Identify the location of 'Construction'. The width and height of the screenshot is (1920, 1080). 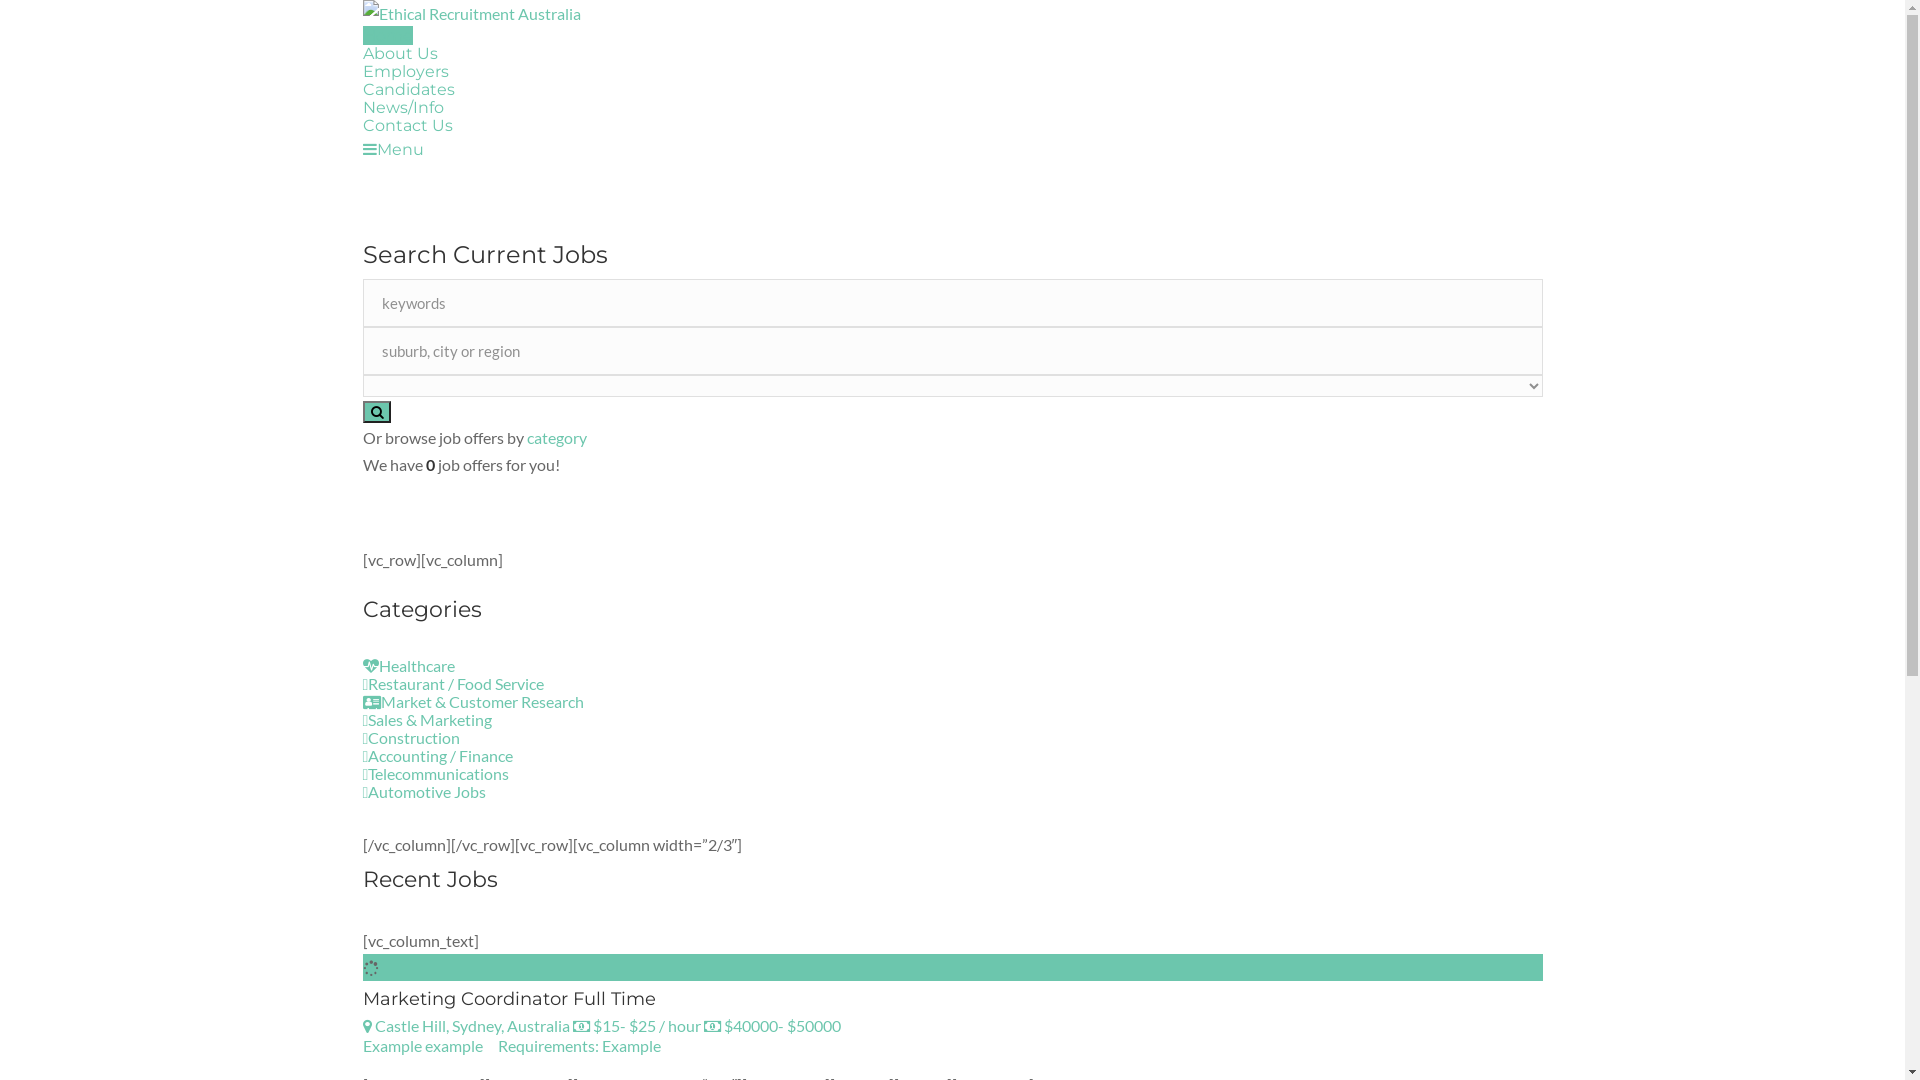
(410, 737).